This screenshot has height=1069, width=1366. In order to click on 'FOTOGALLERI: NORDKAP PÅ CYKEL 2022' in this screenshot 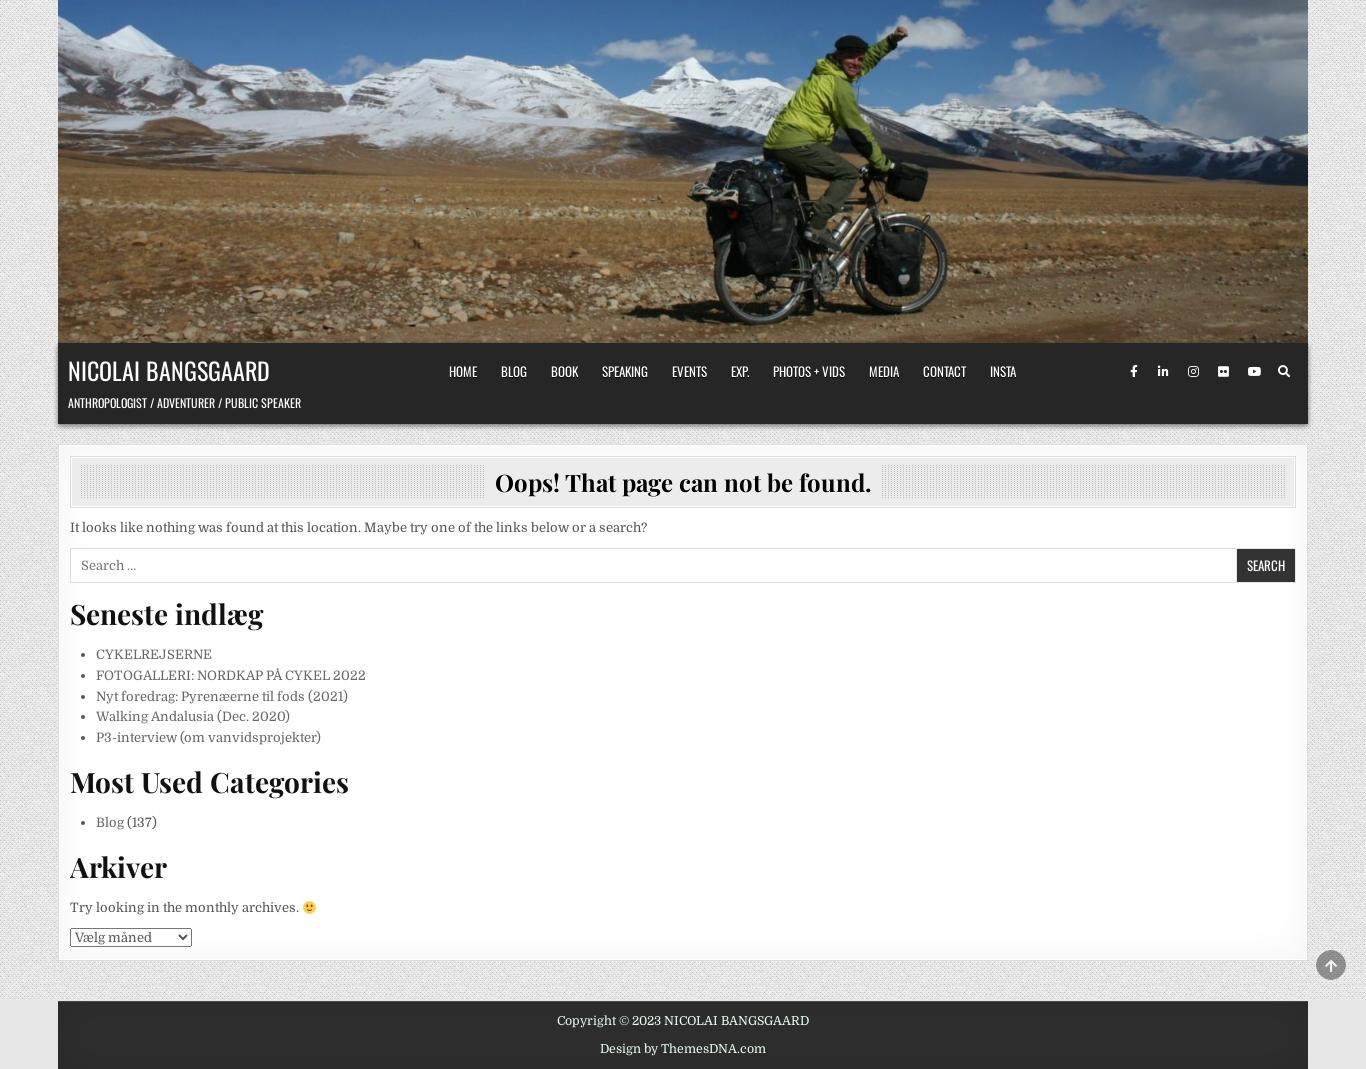, I will do `click(230, 673)`.